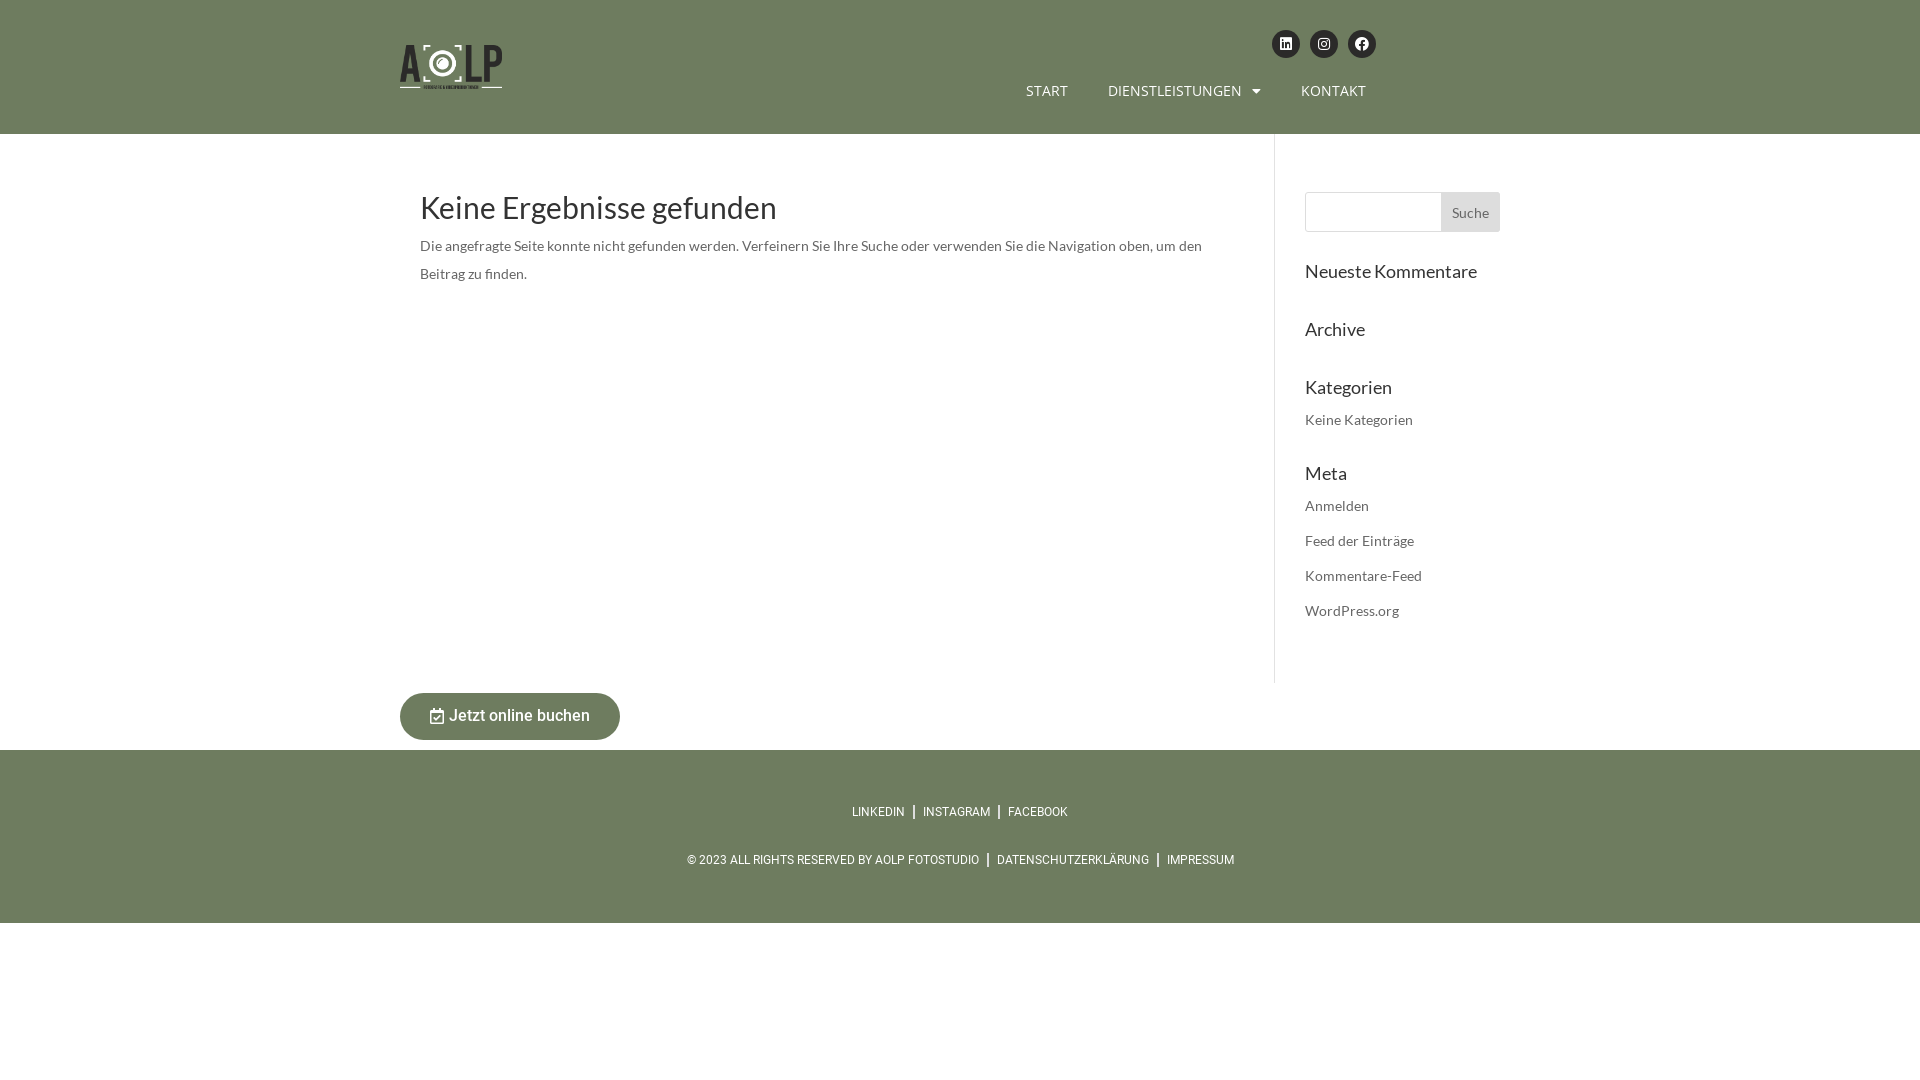  What do you see at coordinates (1184, 91) in the screenshot?
I see `'DIENSTLEISTUNGEN'` at bounding box center [1184, 91].